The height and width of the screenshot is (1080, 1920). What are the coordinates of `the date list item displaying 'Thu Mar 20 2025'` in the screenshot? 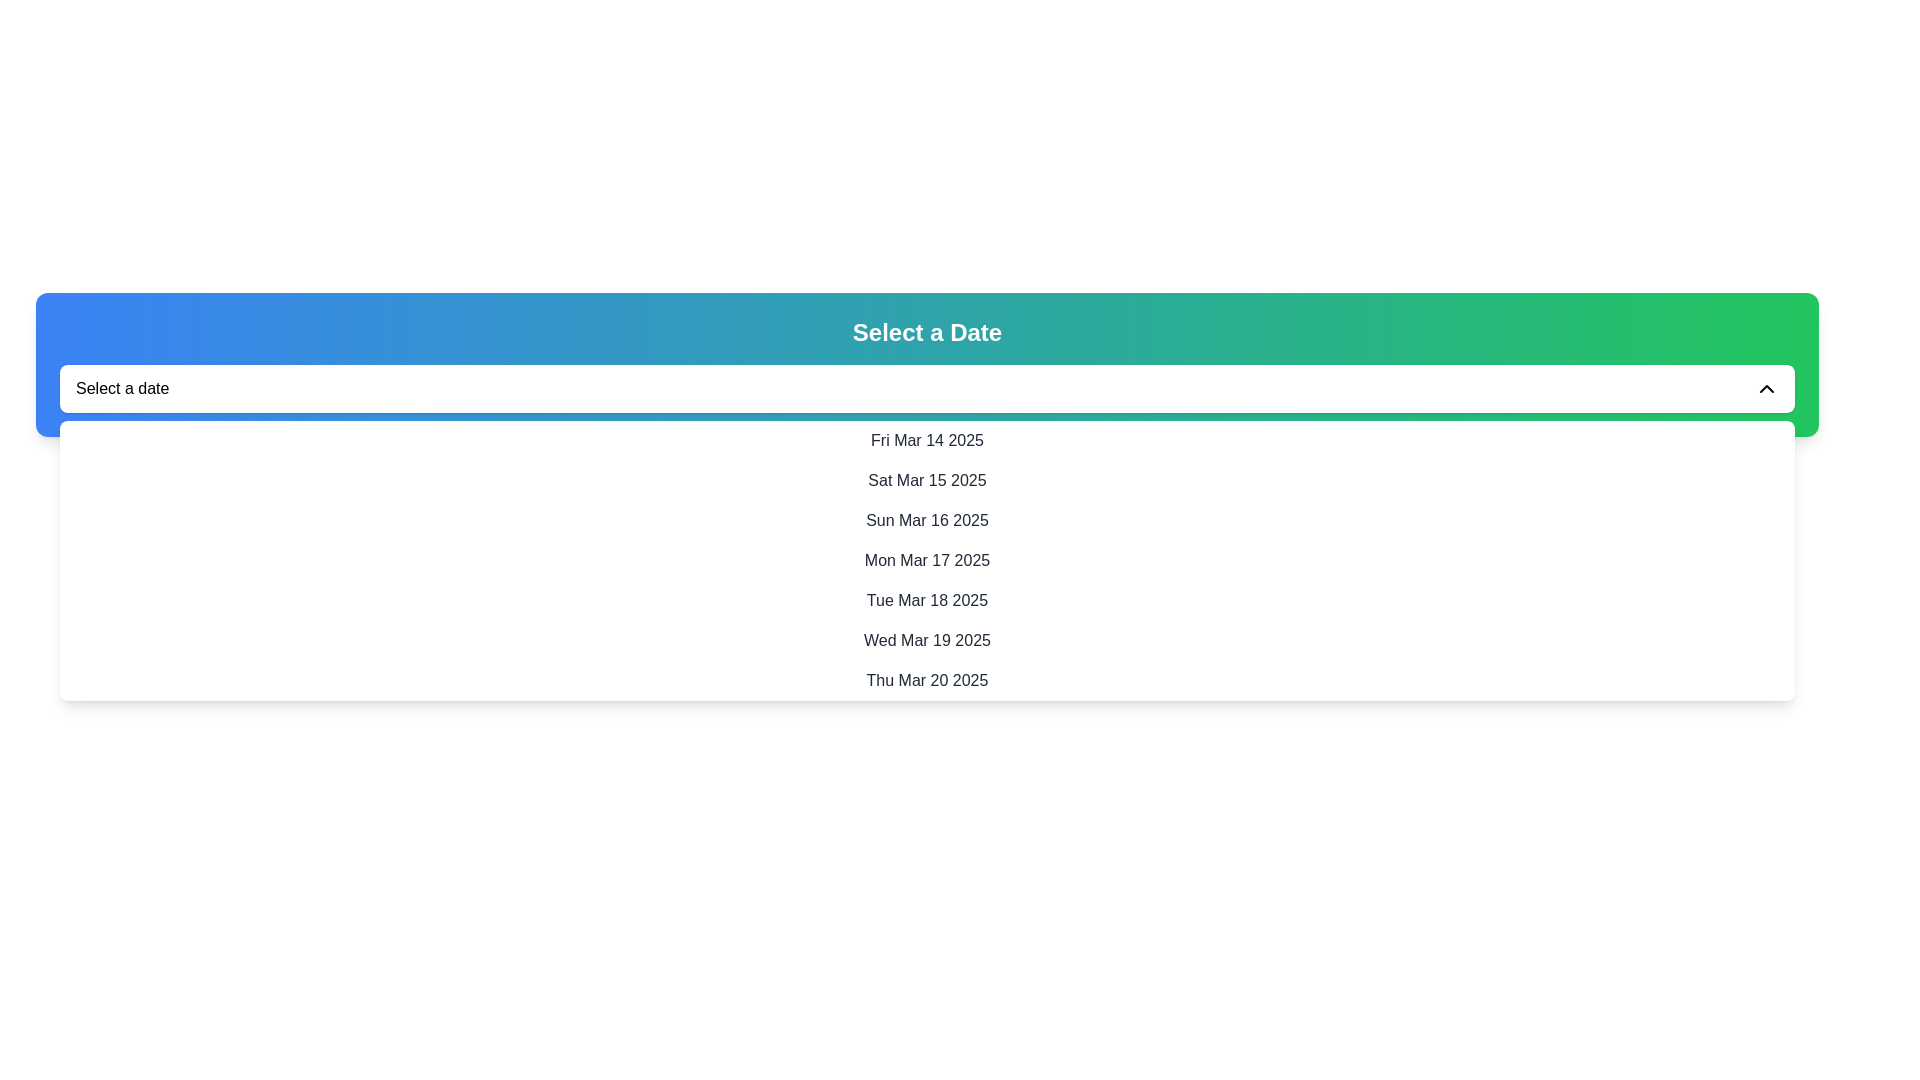 It's located at (926, 680).